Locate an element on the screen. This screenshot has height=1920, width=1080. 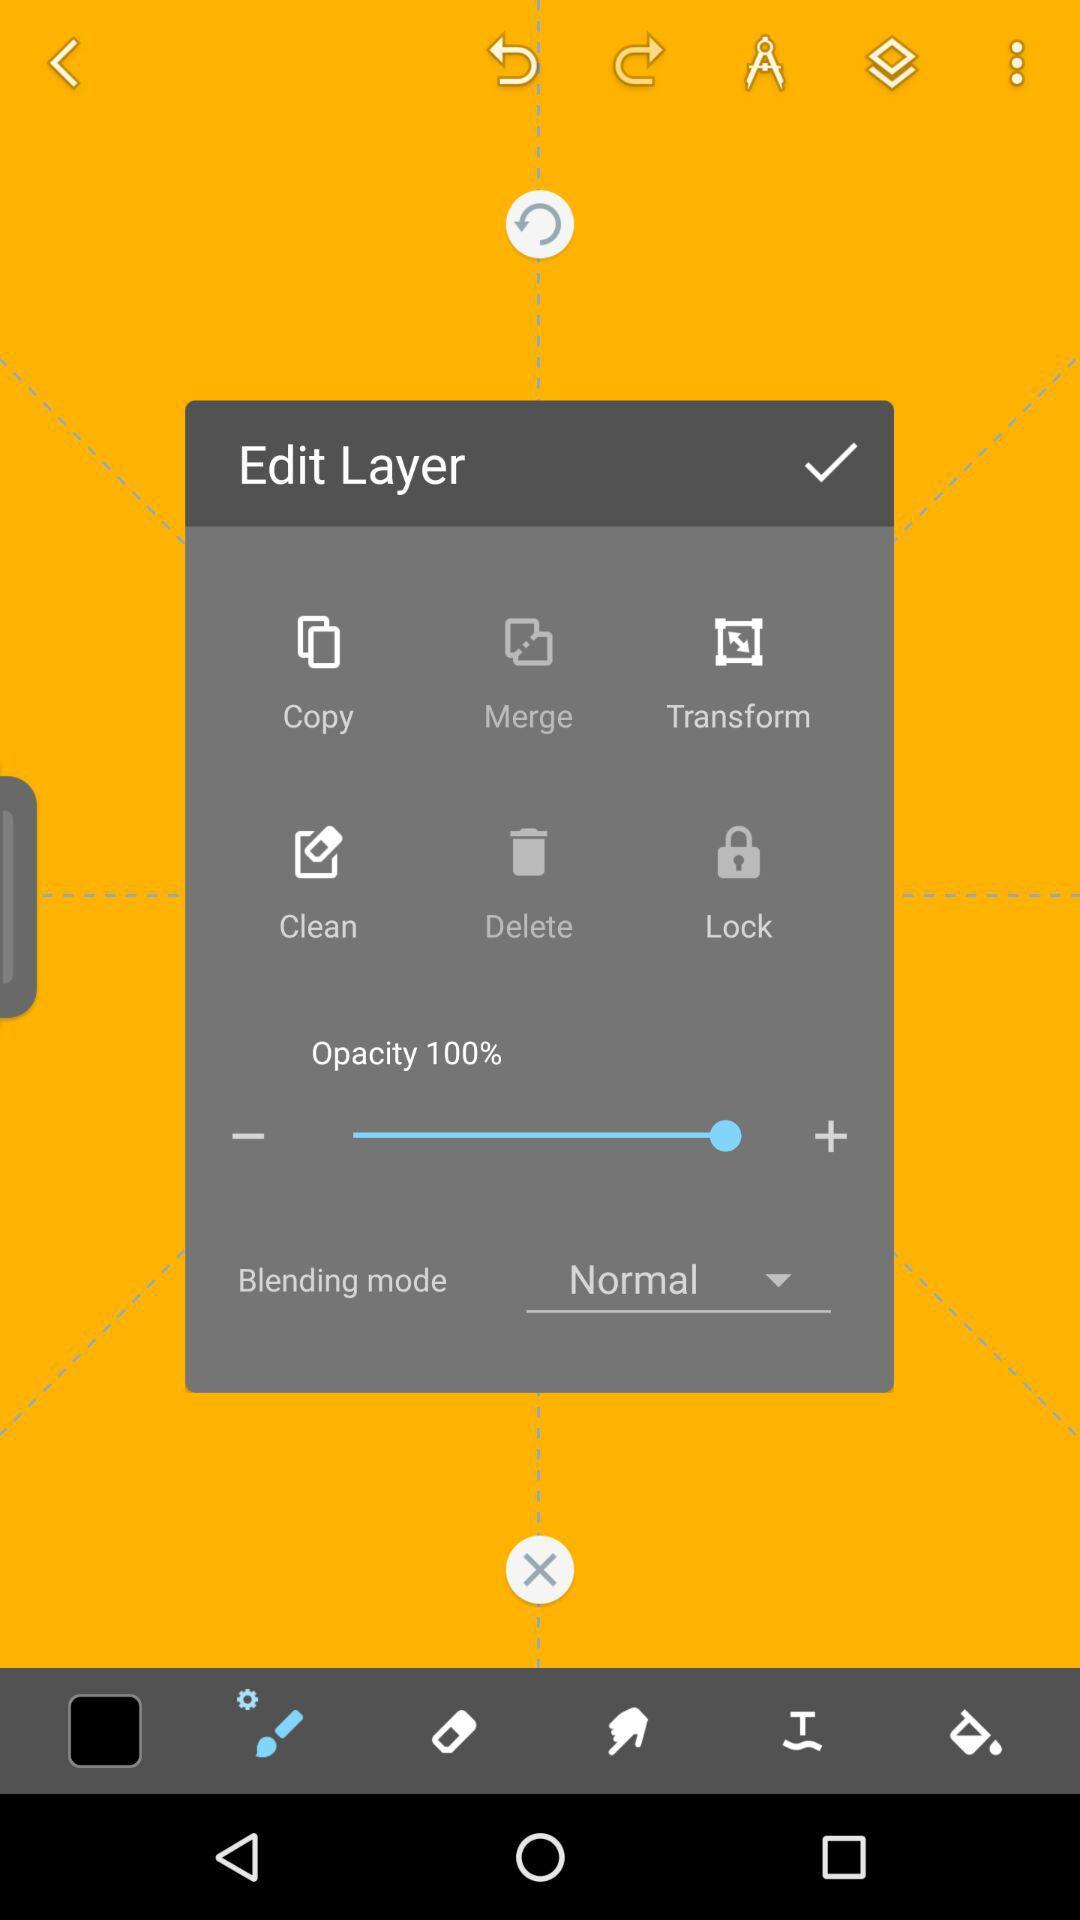
take the icon above clean is located at coordinates (318, 851).